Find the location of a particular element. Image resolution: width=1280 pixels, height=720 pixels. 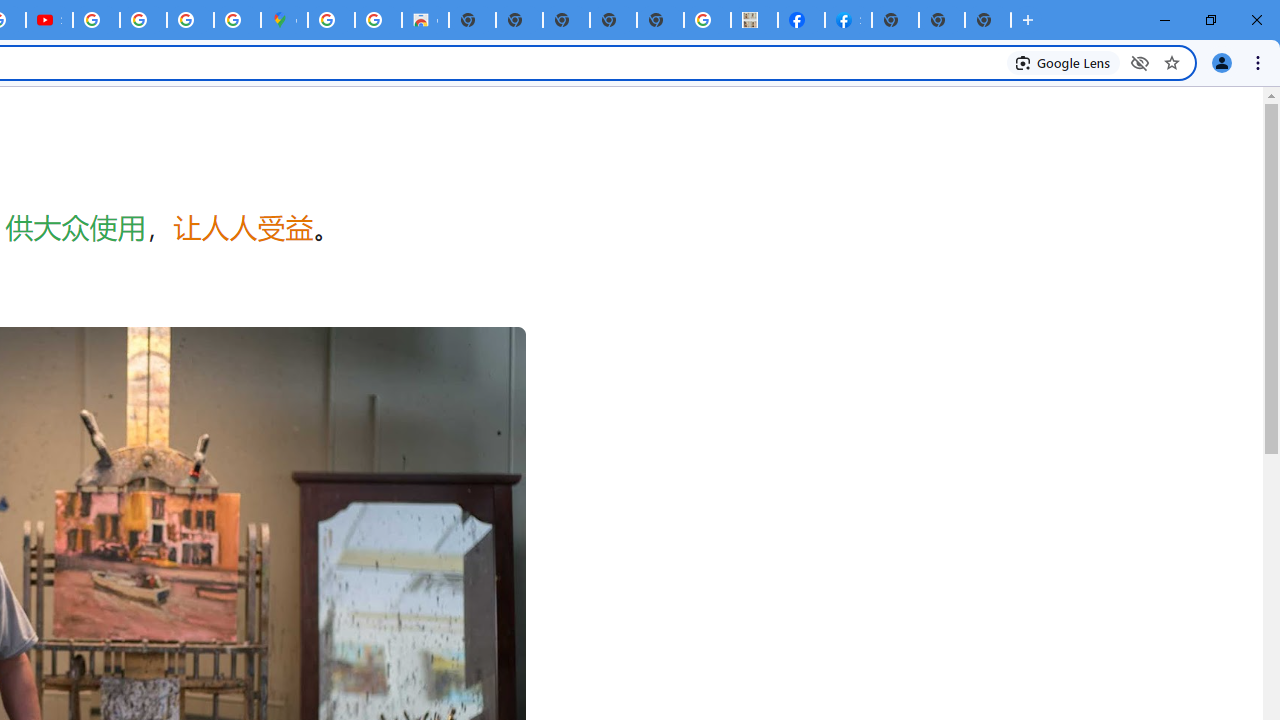

'Miley Cyrus | Facebook' is located at coordinates (801, 20).